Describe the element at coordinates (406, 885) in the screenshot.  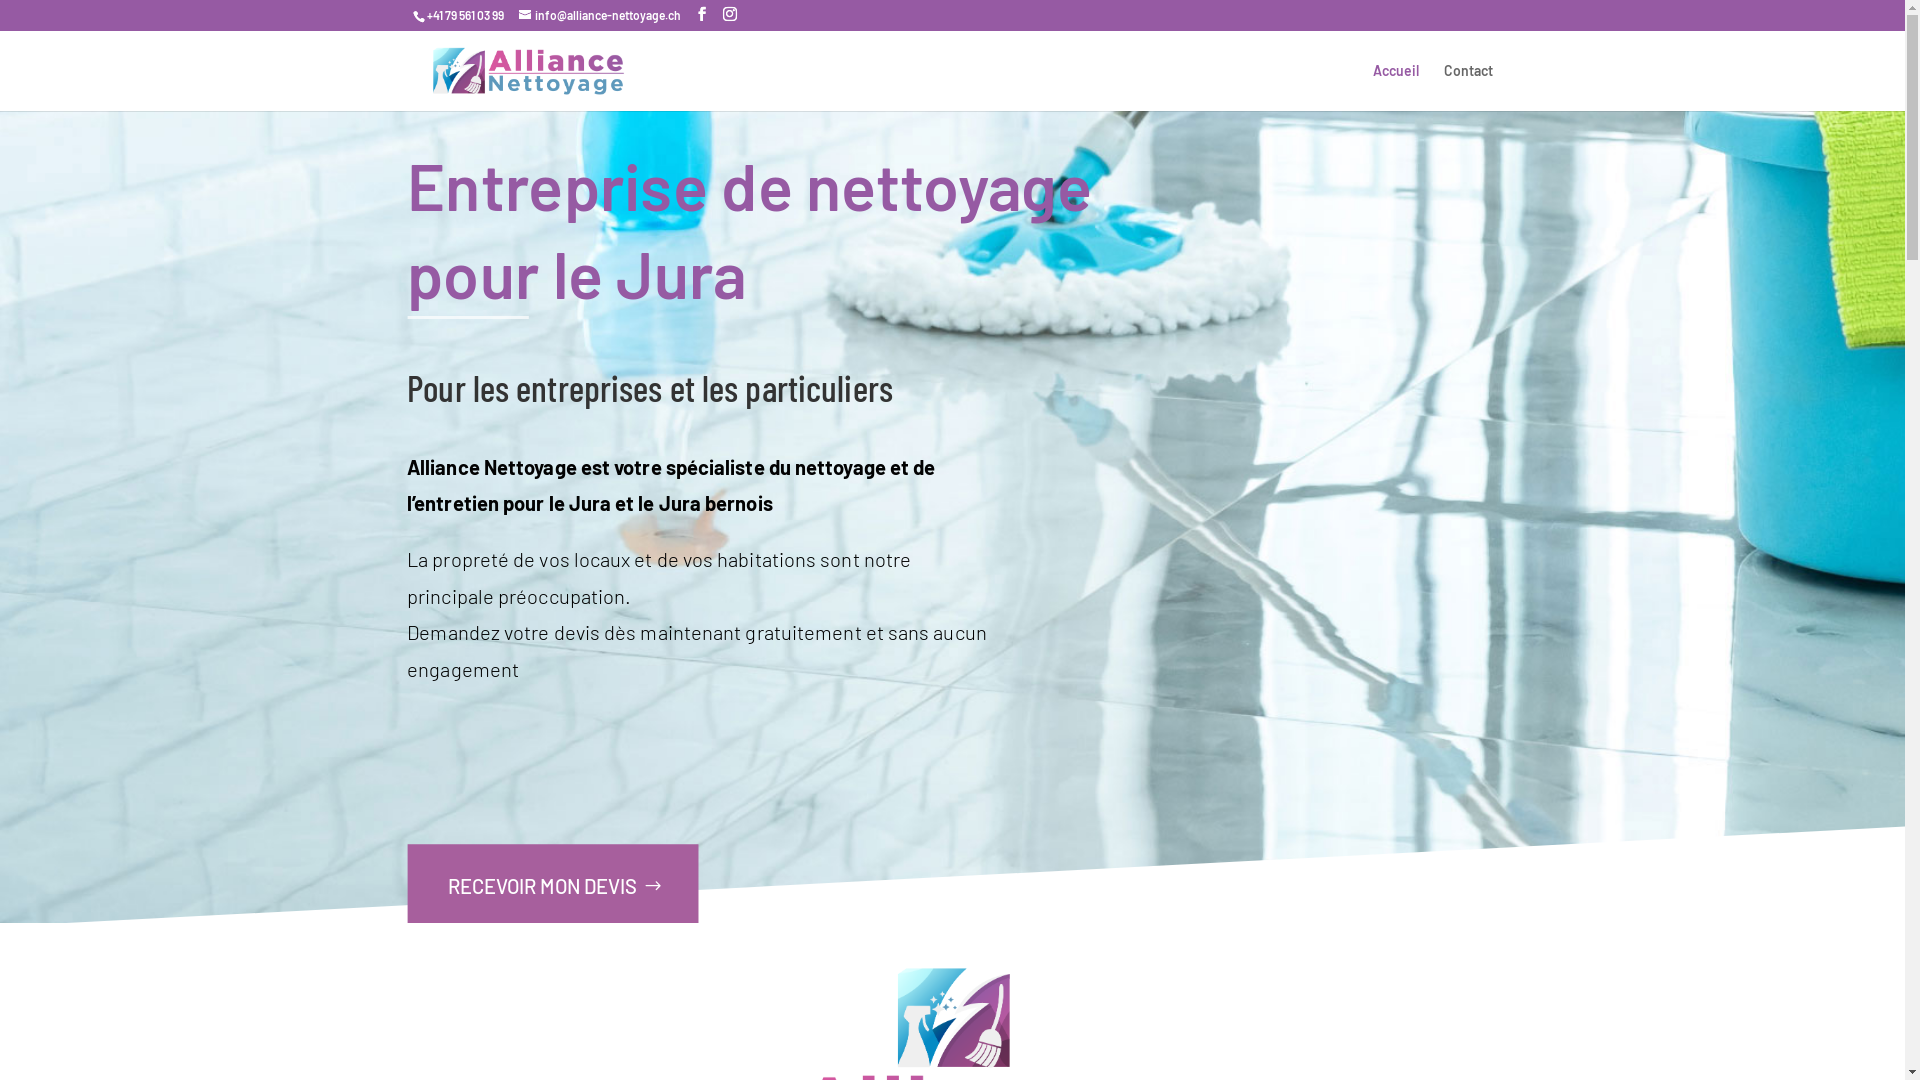
I see `'RECEVOIR MON DEVIS'` at that location.